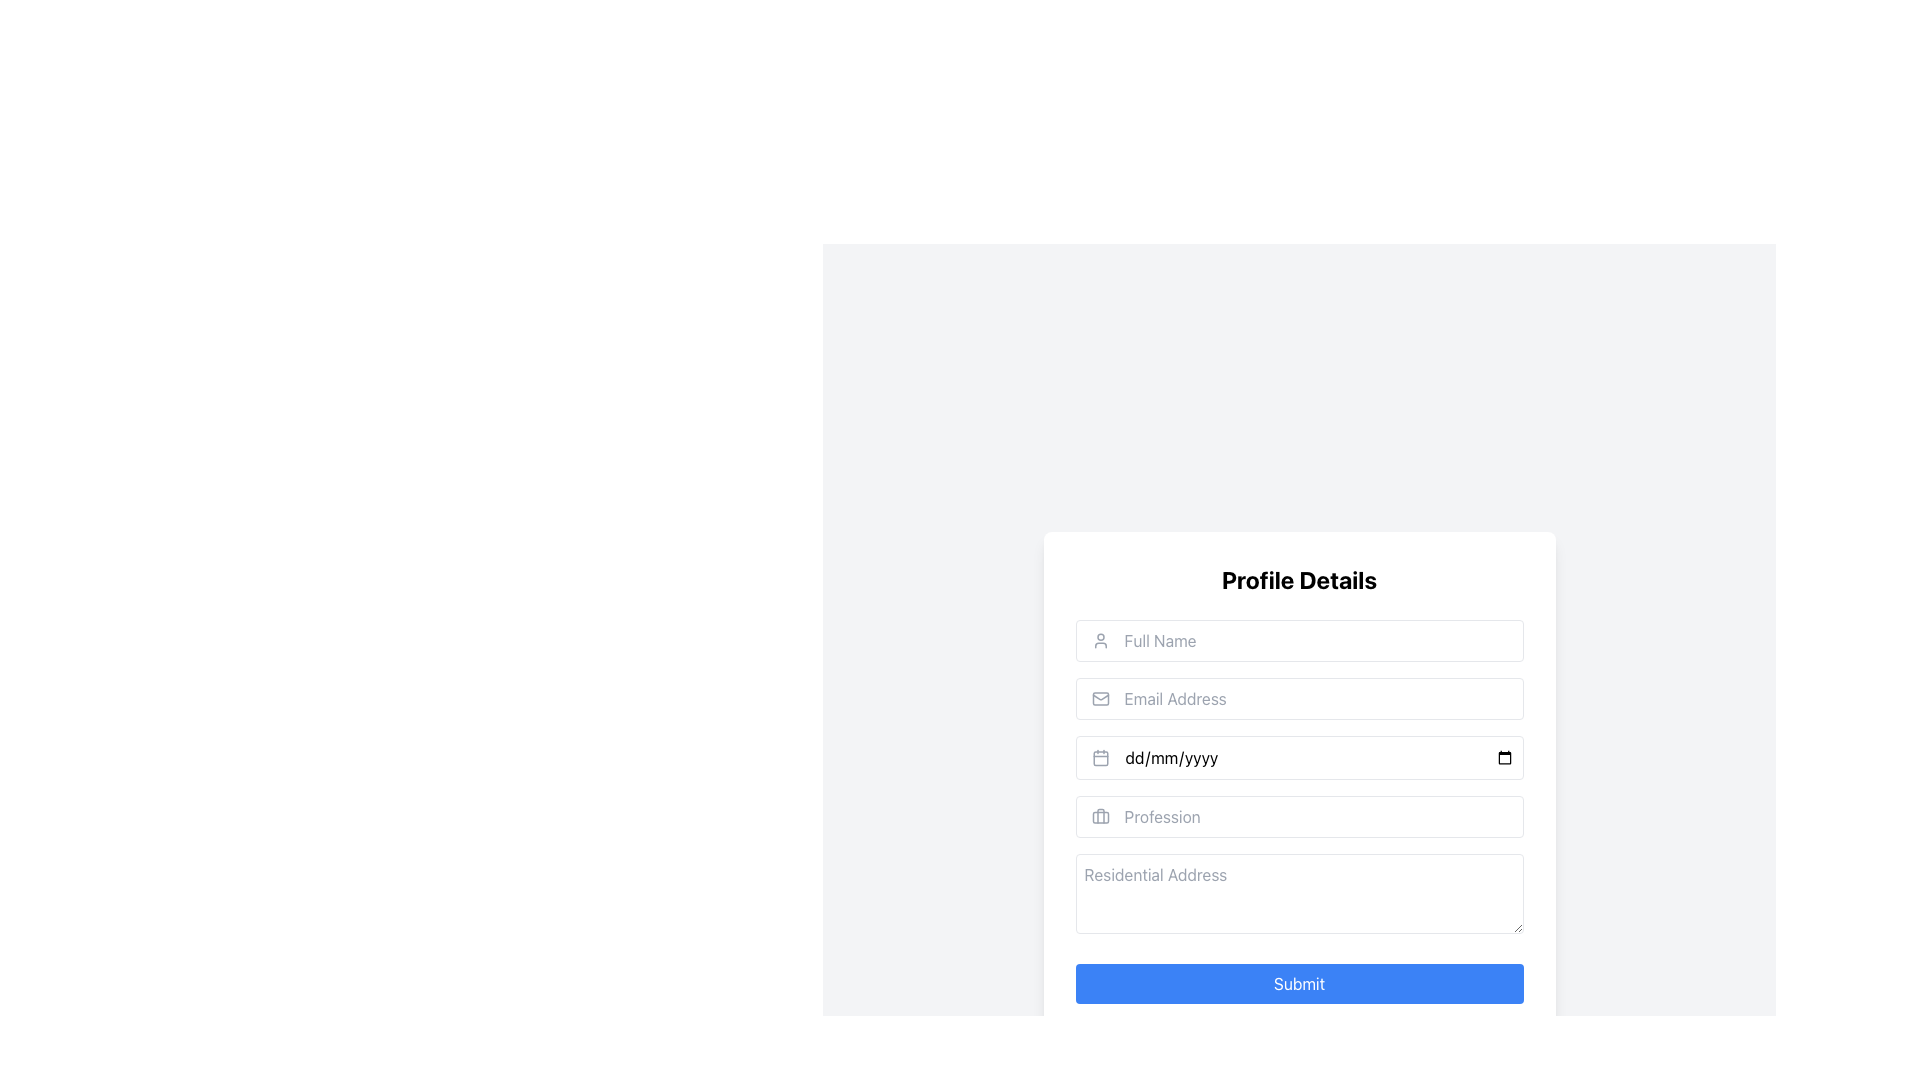 The width and height of the screenshot is (1920, 1080). Describe the element at coordinates (1299, 579) in the screenshot. I see `the text element displaying 'Profile Details', which is a bold 2xl header centered at the top of a white card layout` at that location.